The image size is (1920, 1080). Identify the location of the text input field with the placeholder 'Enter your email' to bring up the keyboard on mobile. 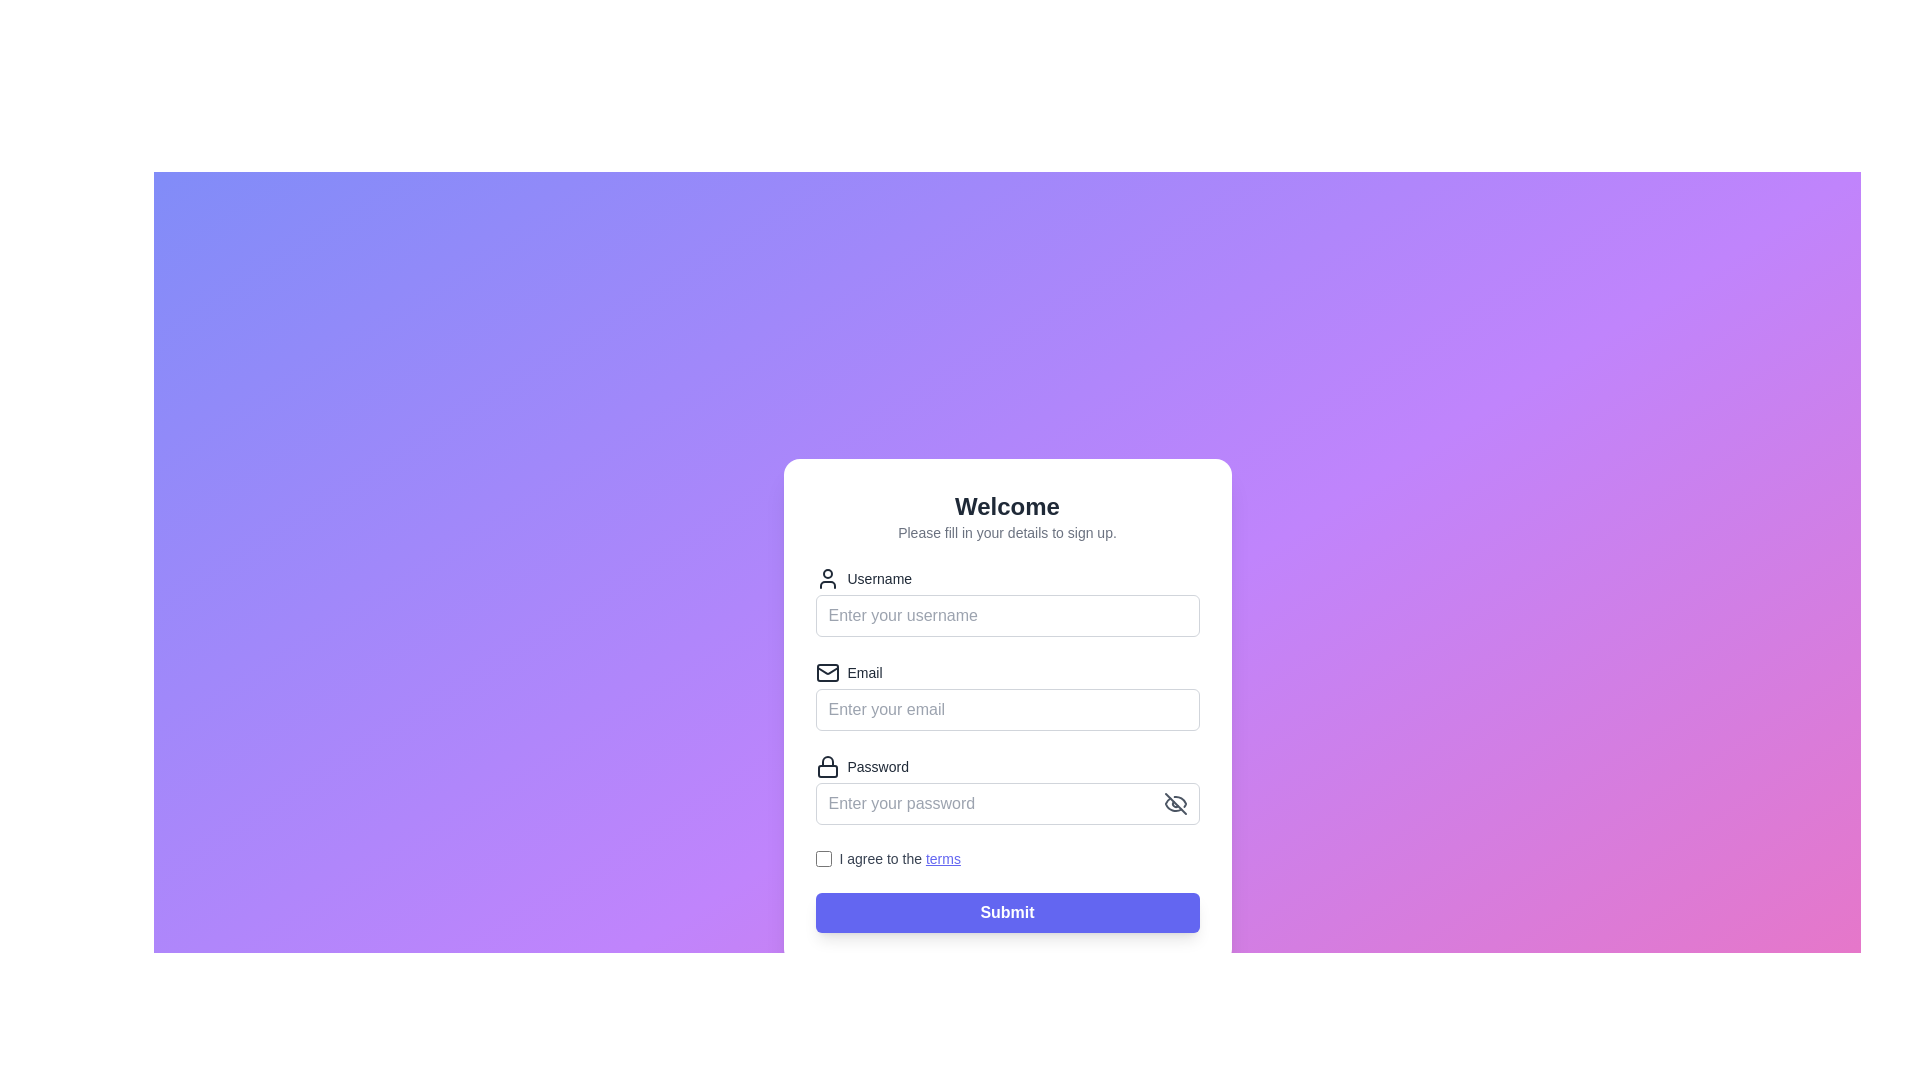
(1007, 708).